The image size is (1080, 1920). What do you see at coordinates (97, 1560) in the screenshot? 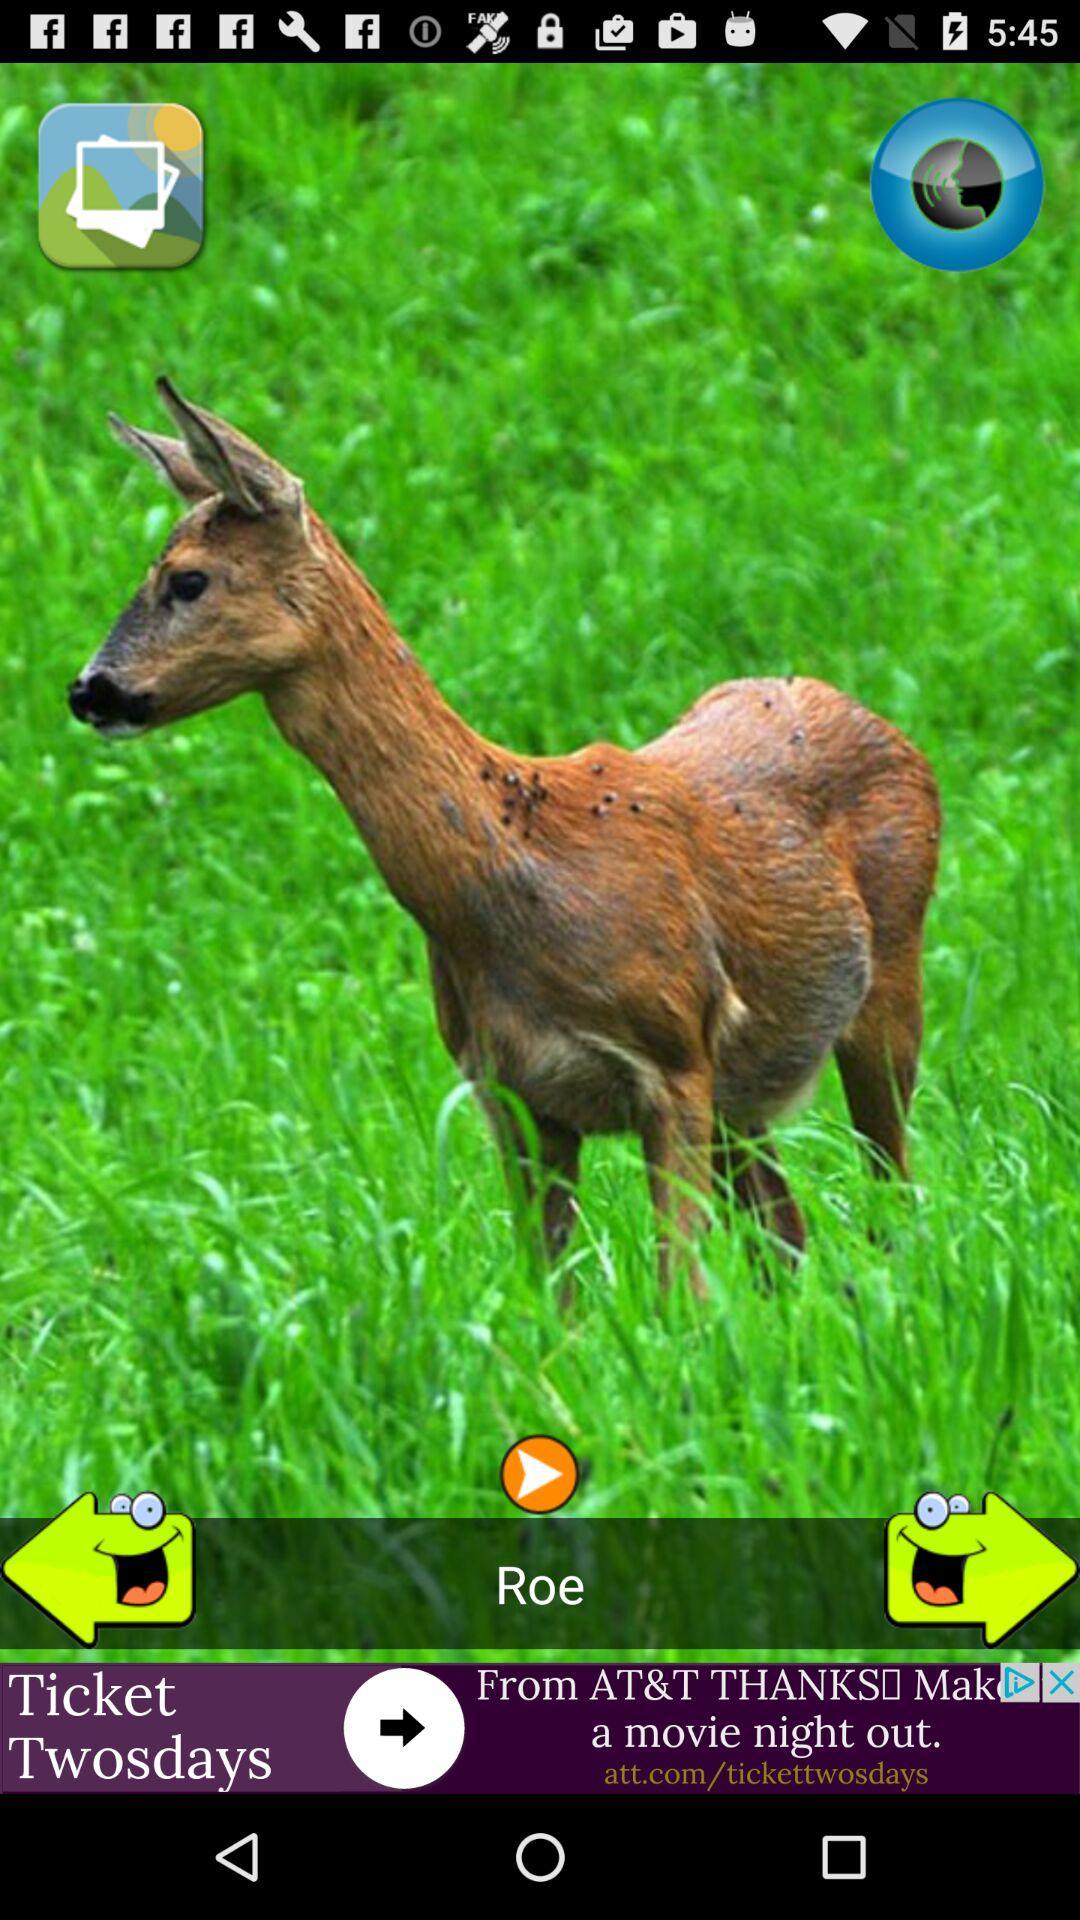
I see `item at the bottom left corner` at bounding box center [97, 1560].